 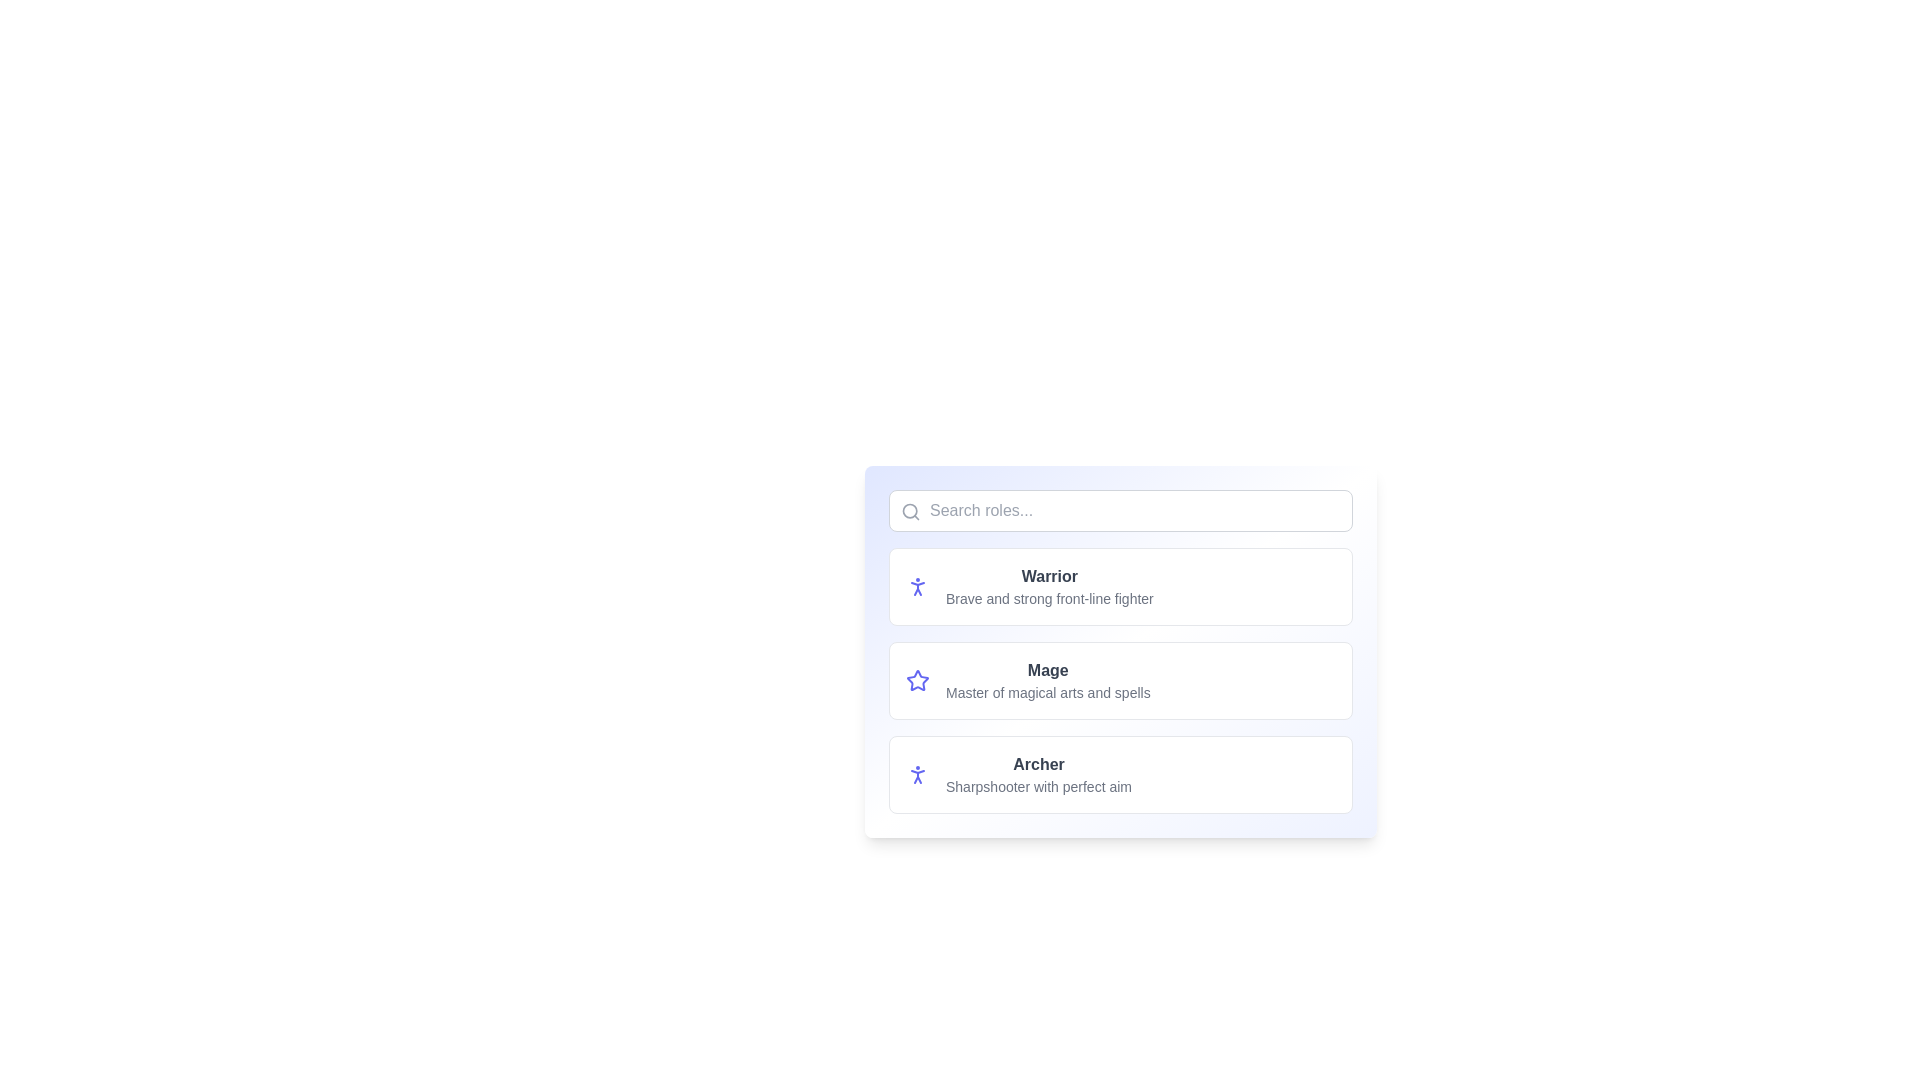 I want to click on description of the Text Block with the heading 'Archer' and subtext 'Sharpshooter with perfect aim', so click(x=1038, y=774).